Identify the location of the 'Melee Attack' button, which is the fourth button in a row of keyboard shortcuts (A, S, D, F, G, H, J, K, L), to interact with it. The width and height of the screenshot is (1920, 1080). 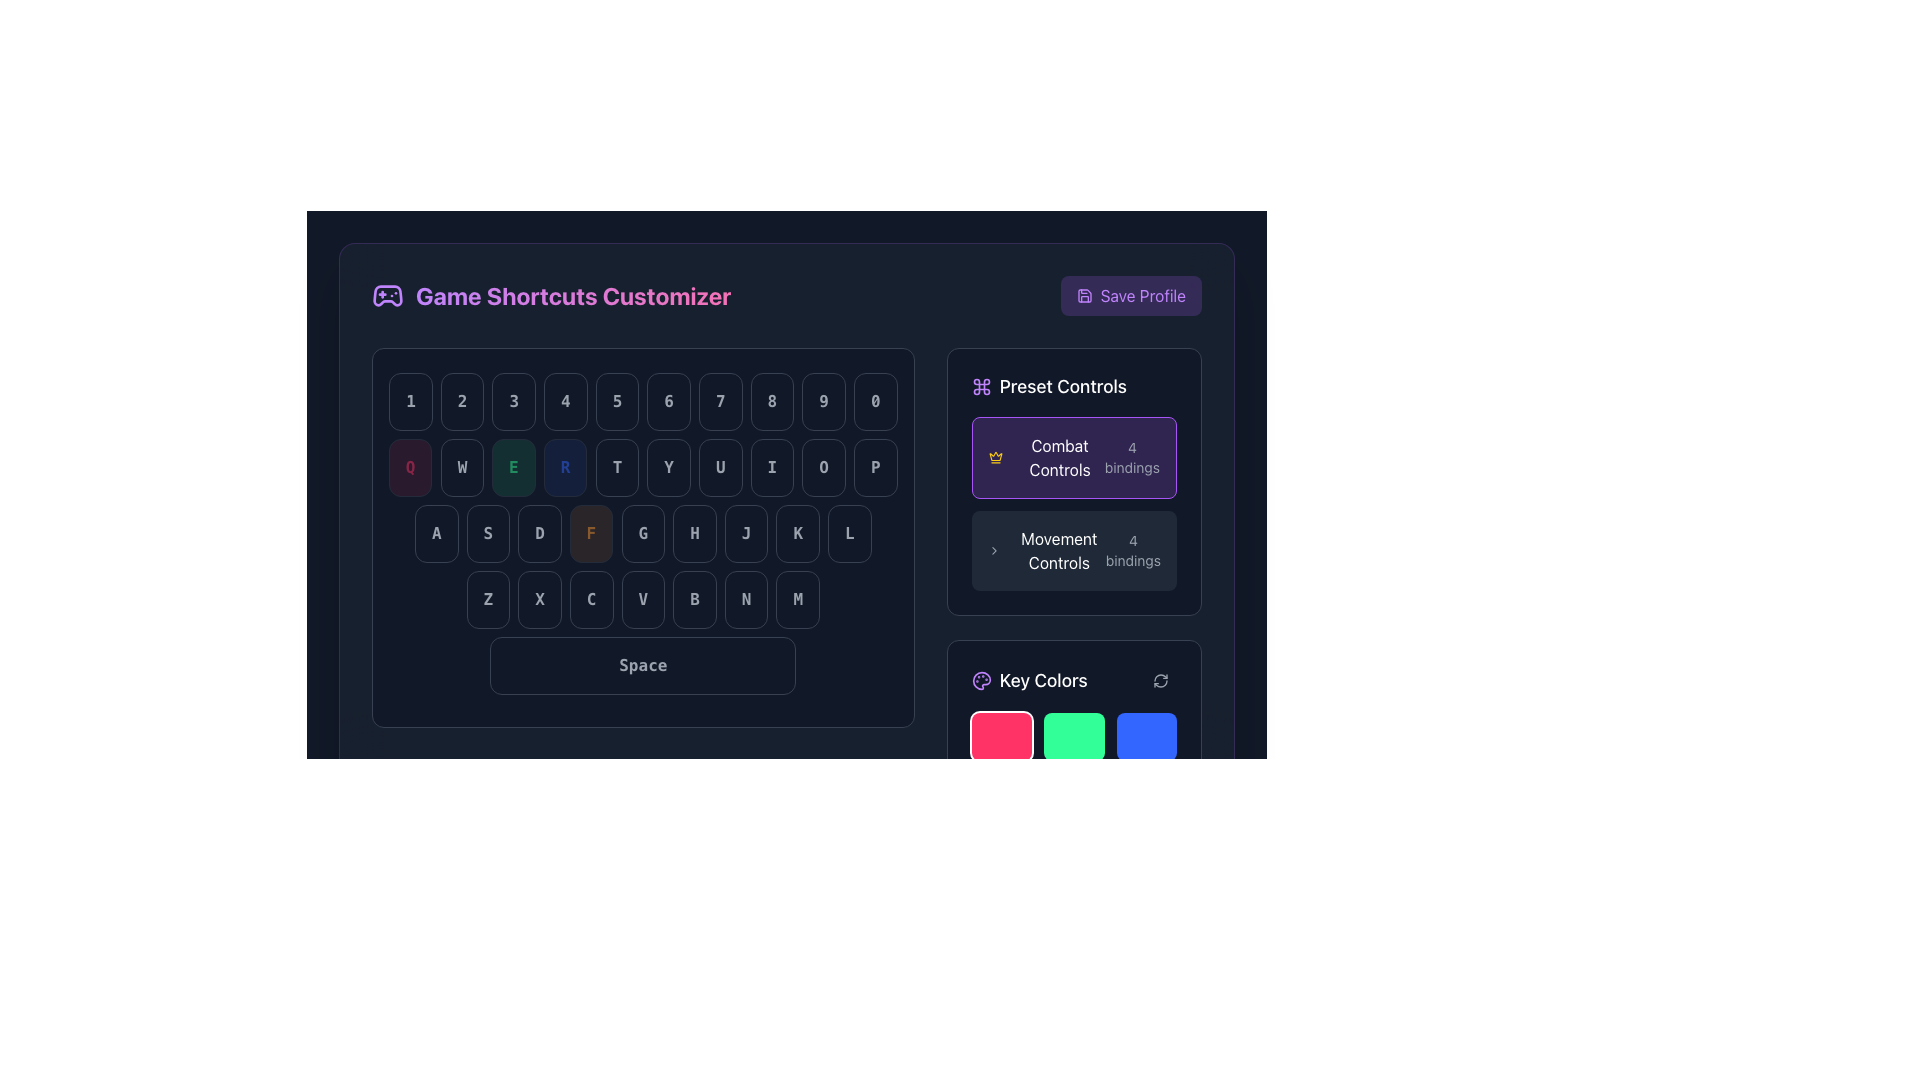
(643, 532).